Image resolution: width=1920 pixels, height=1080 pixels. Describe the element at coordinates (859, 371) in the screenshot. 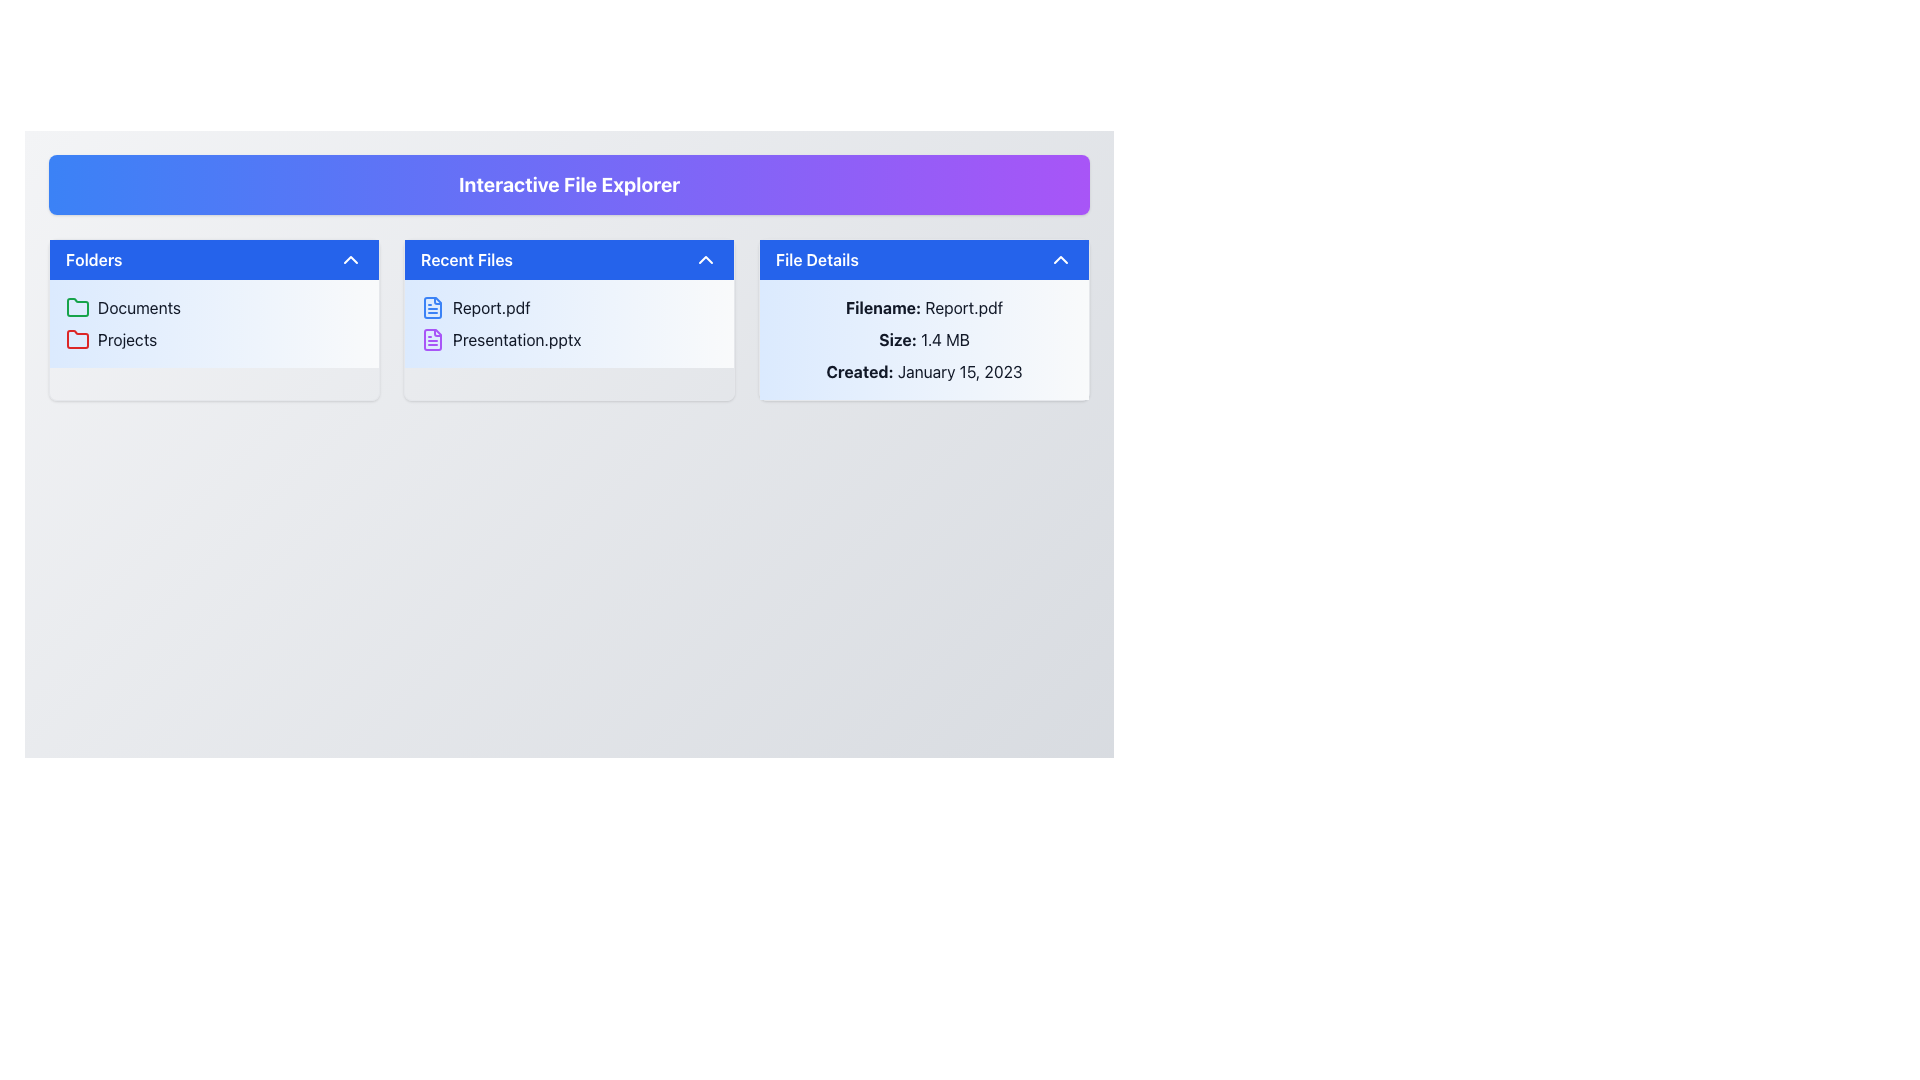

I see `the static text label 'Created:' located in the 'File Details' section of the interface` at that location.